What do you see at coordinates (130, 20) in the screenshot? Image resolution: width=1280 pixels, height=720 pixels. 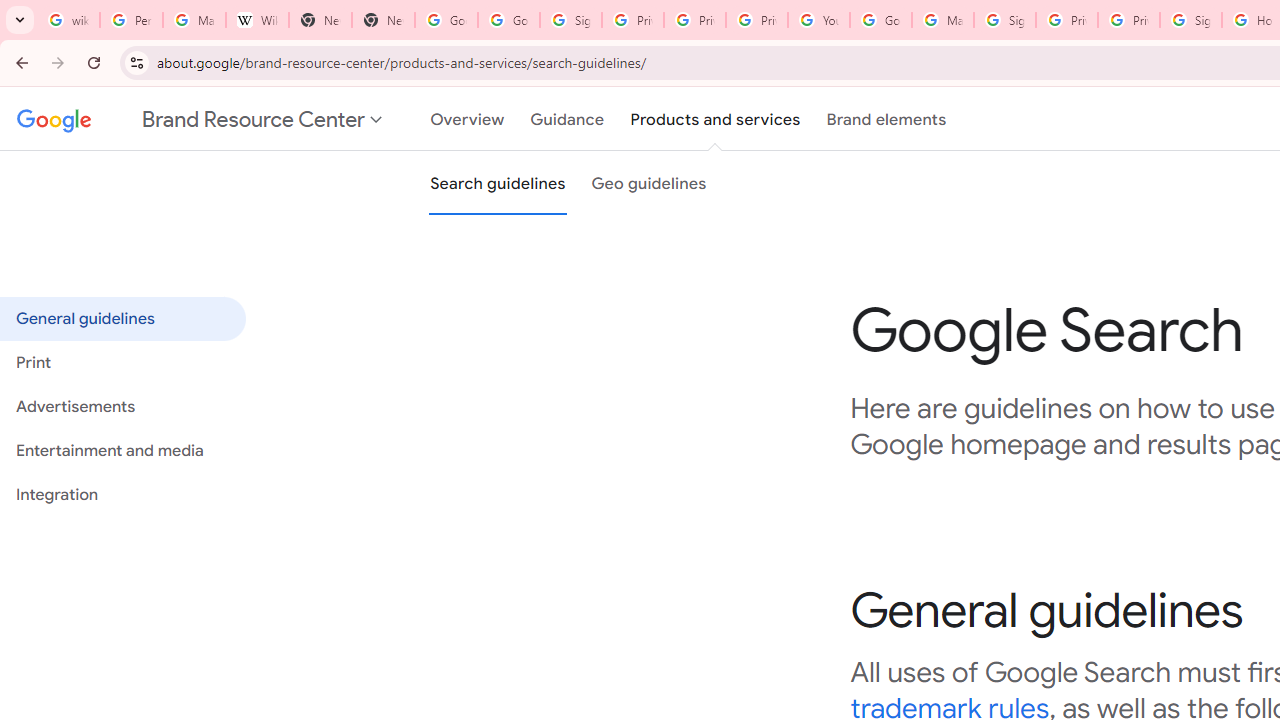 I see `'Personalization & Google Search results - Google Search Help'` at bounding box center [130, 20].